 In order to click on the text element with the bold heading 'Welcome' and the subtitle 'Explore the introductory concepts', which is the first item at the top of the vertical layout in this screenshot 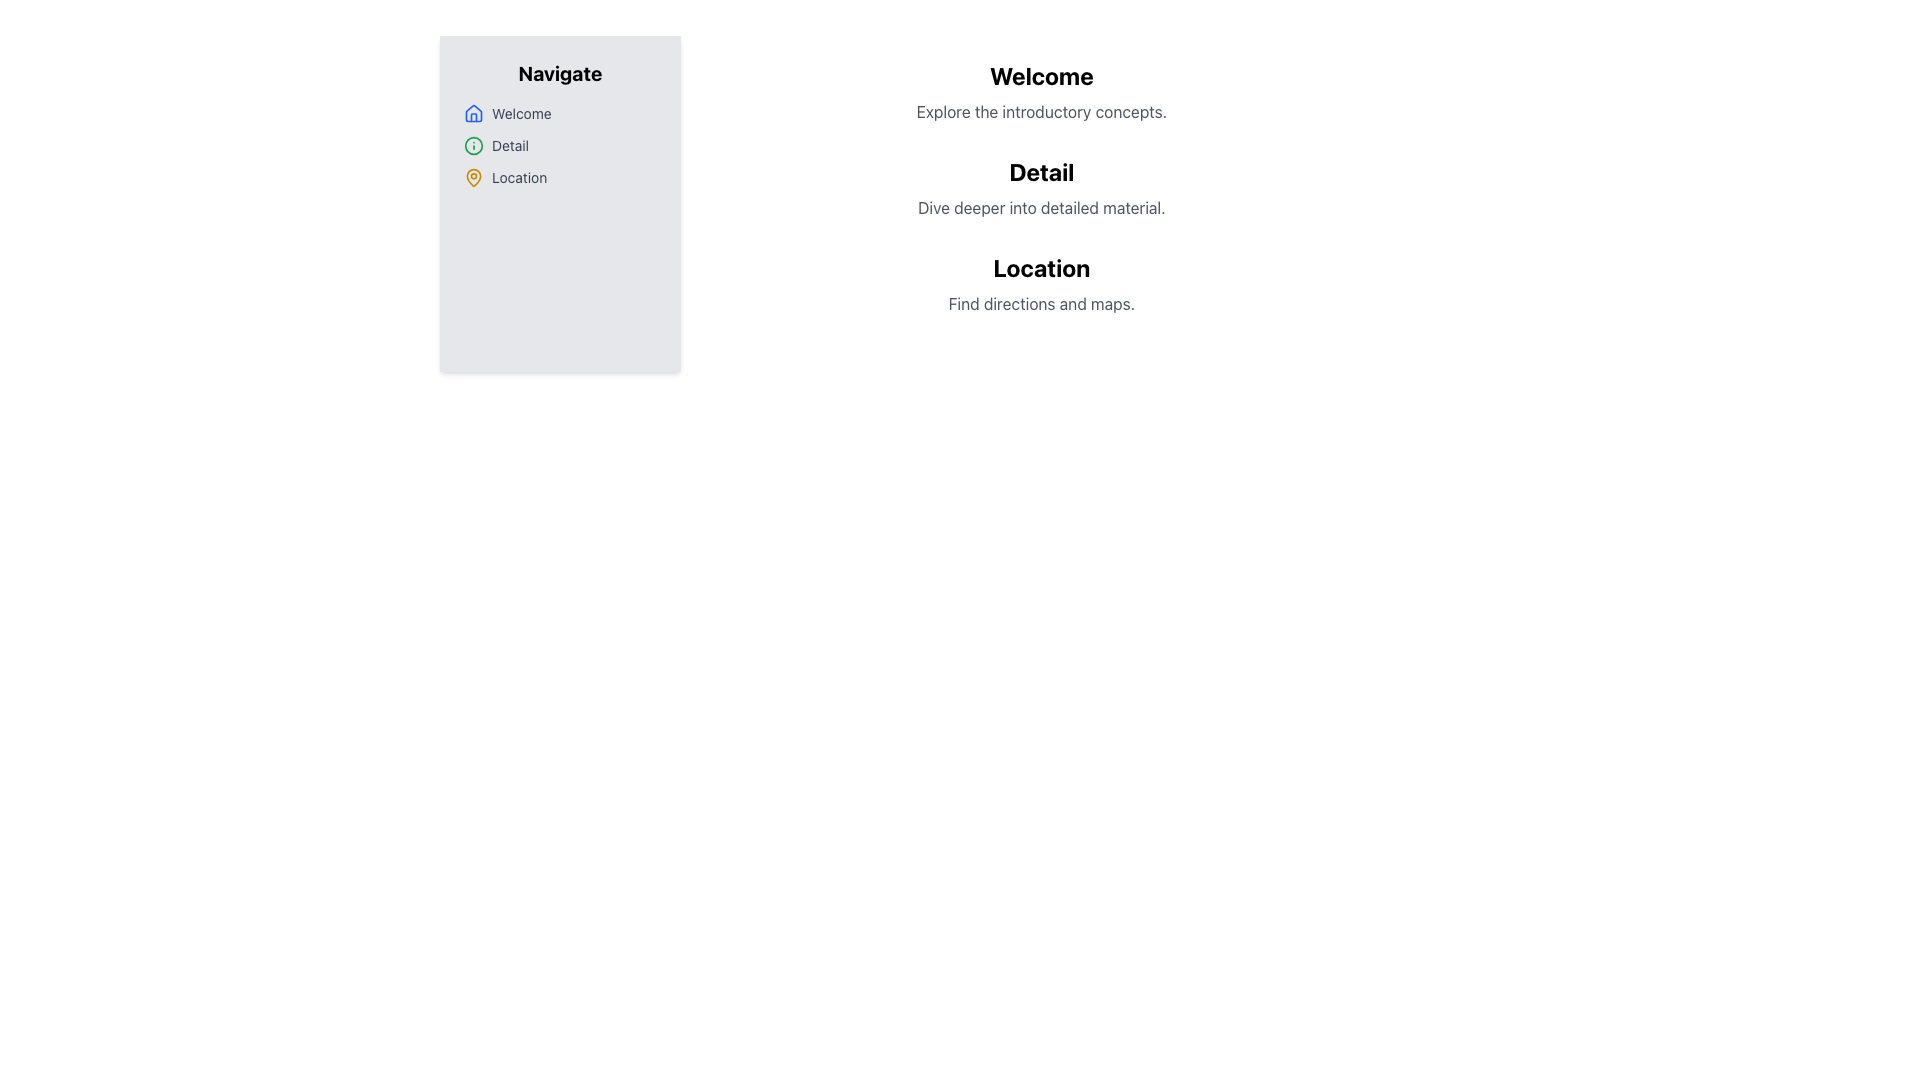, I will do `click(1040, 92)`.